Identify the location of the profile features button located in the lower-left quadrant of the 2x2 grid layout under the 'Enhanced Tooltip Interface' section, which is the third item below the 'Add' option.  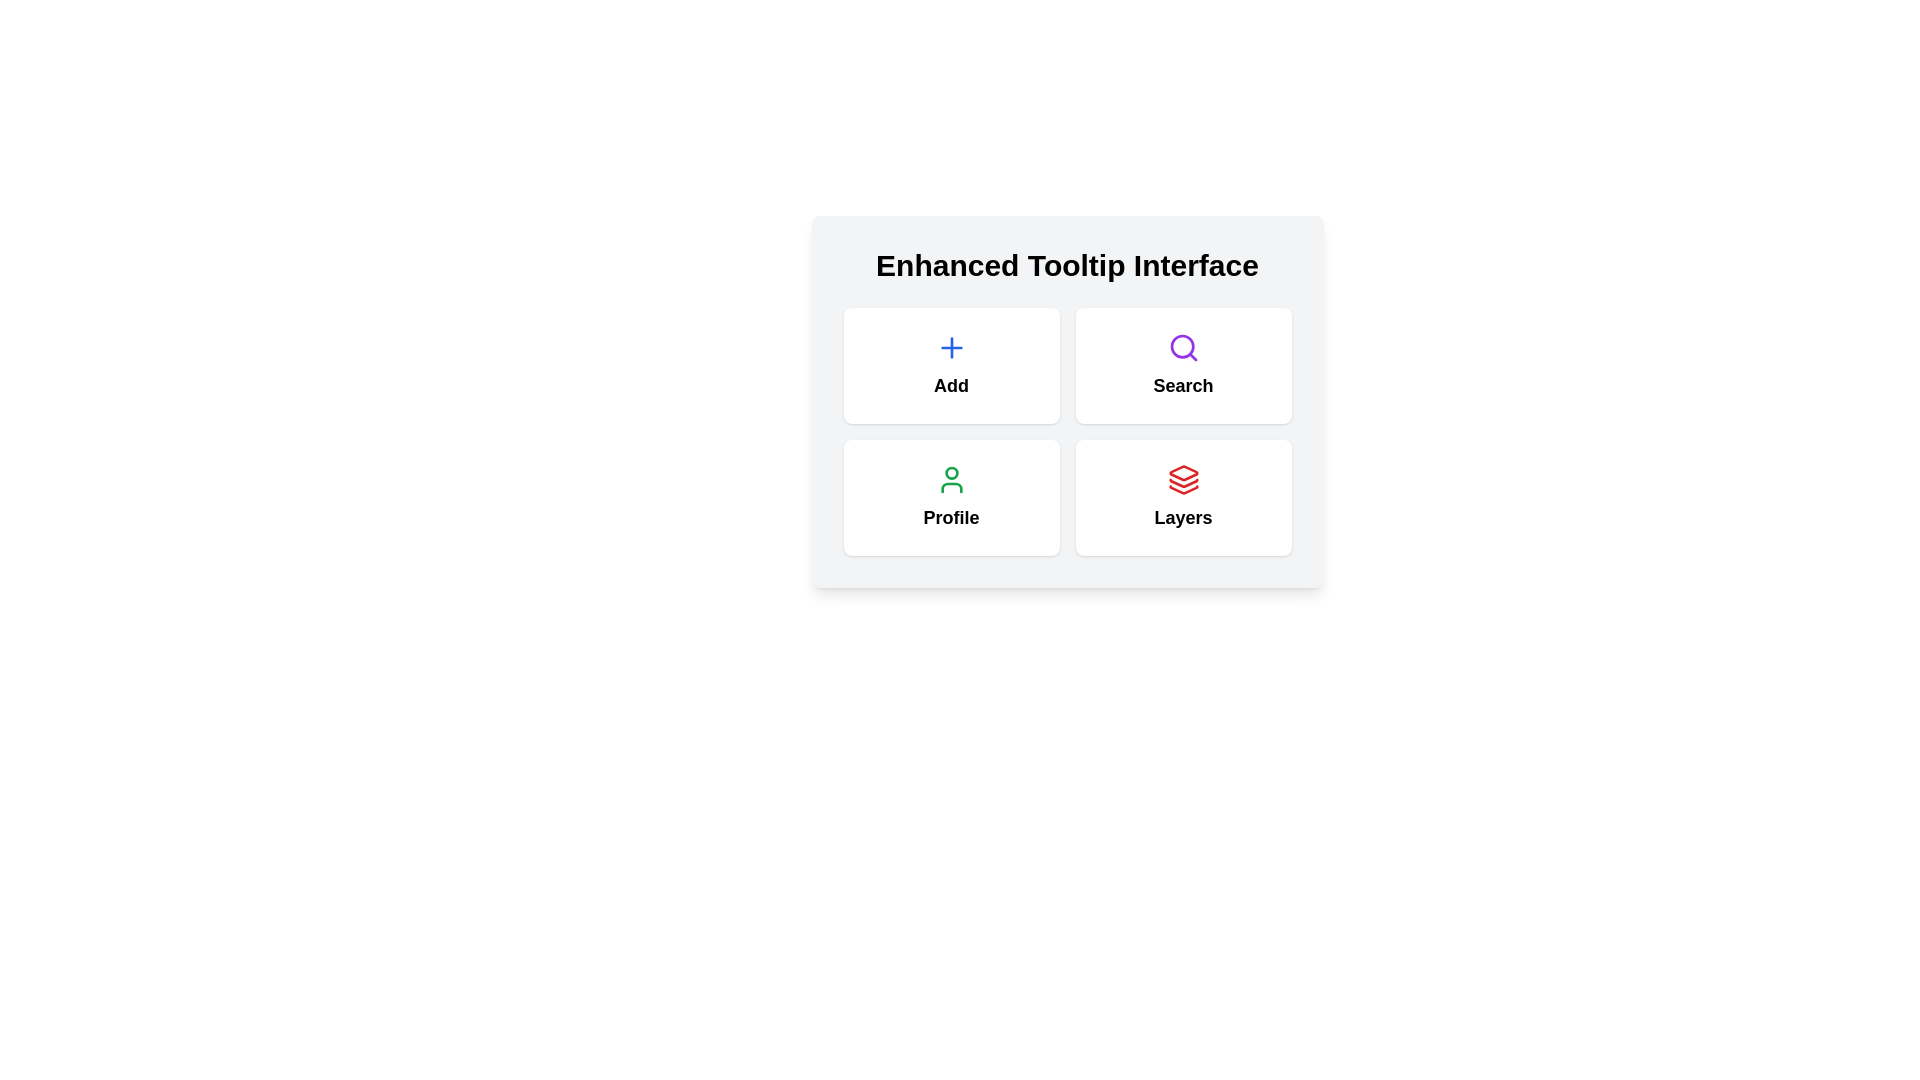
(950, 496).